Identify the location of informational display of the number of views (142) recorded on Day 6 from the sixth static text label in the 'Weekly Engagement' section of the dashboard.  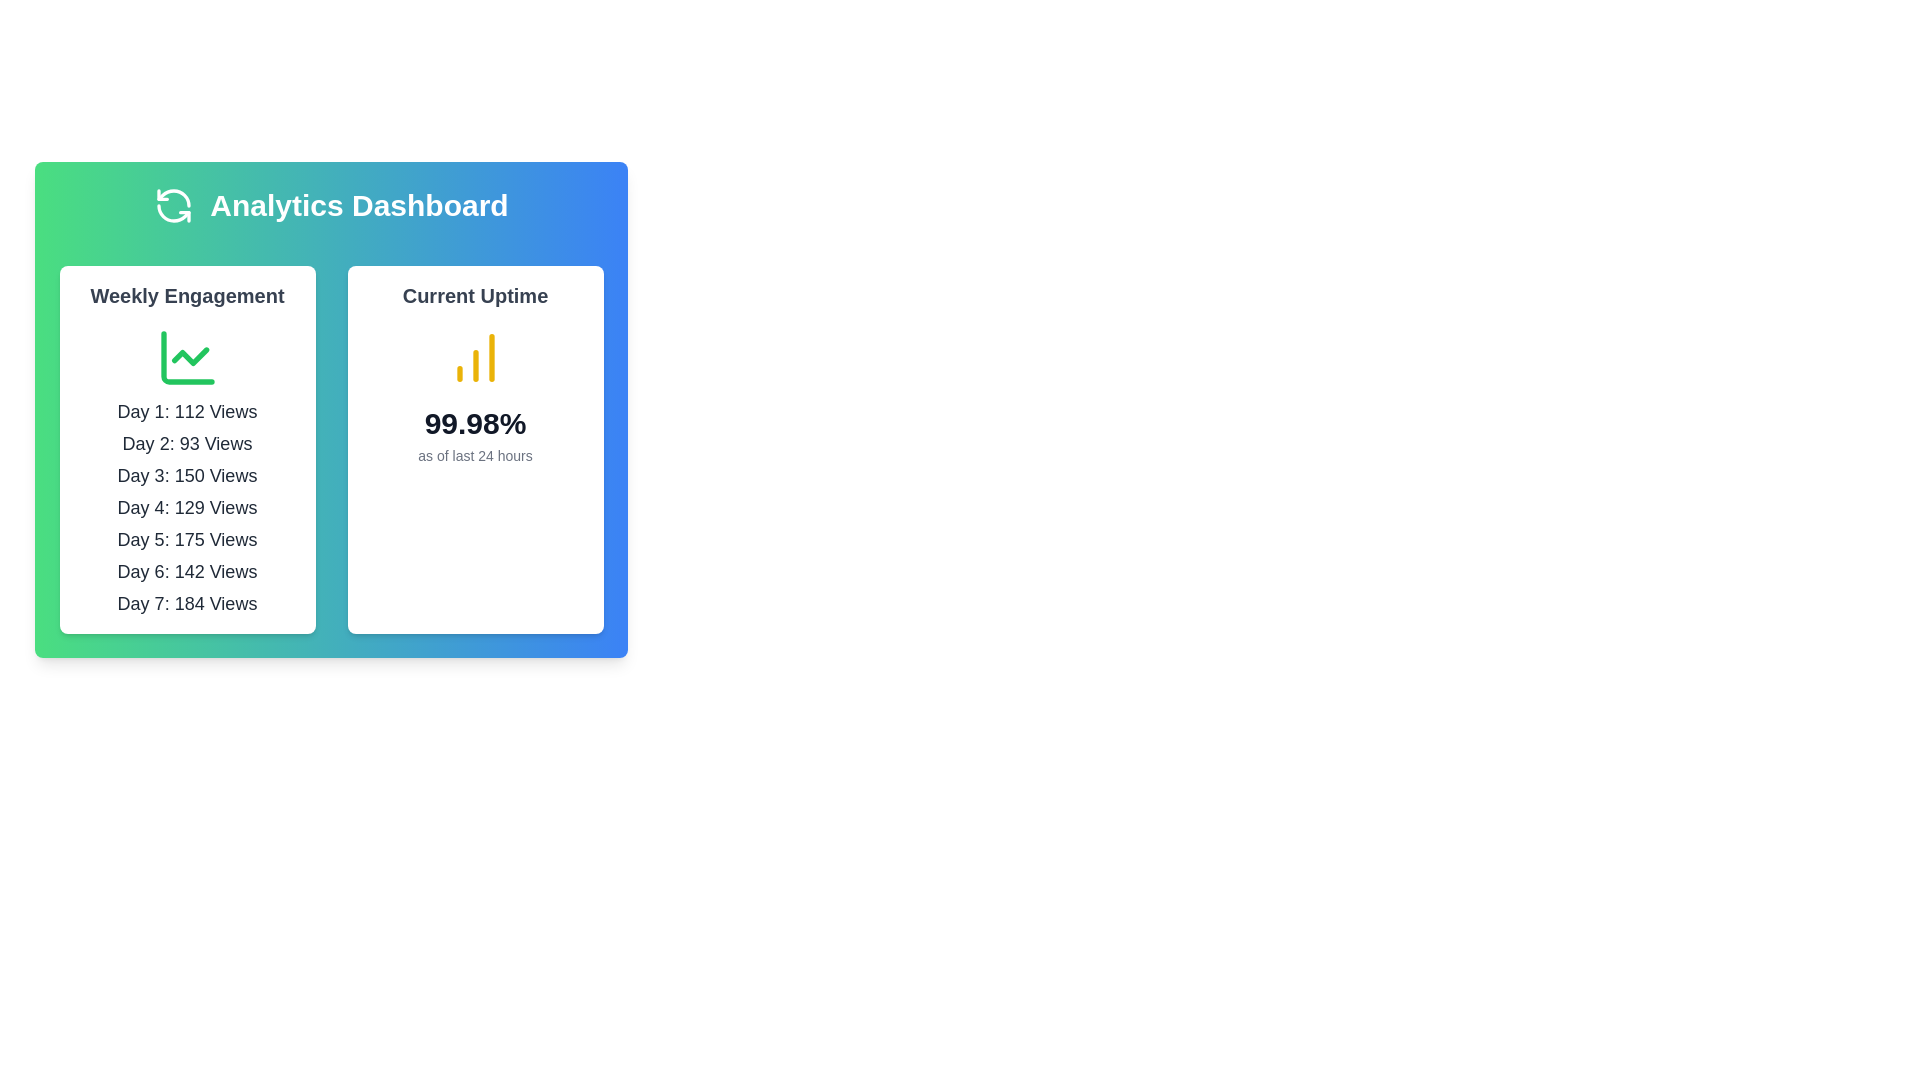
(187, 571).